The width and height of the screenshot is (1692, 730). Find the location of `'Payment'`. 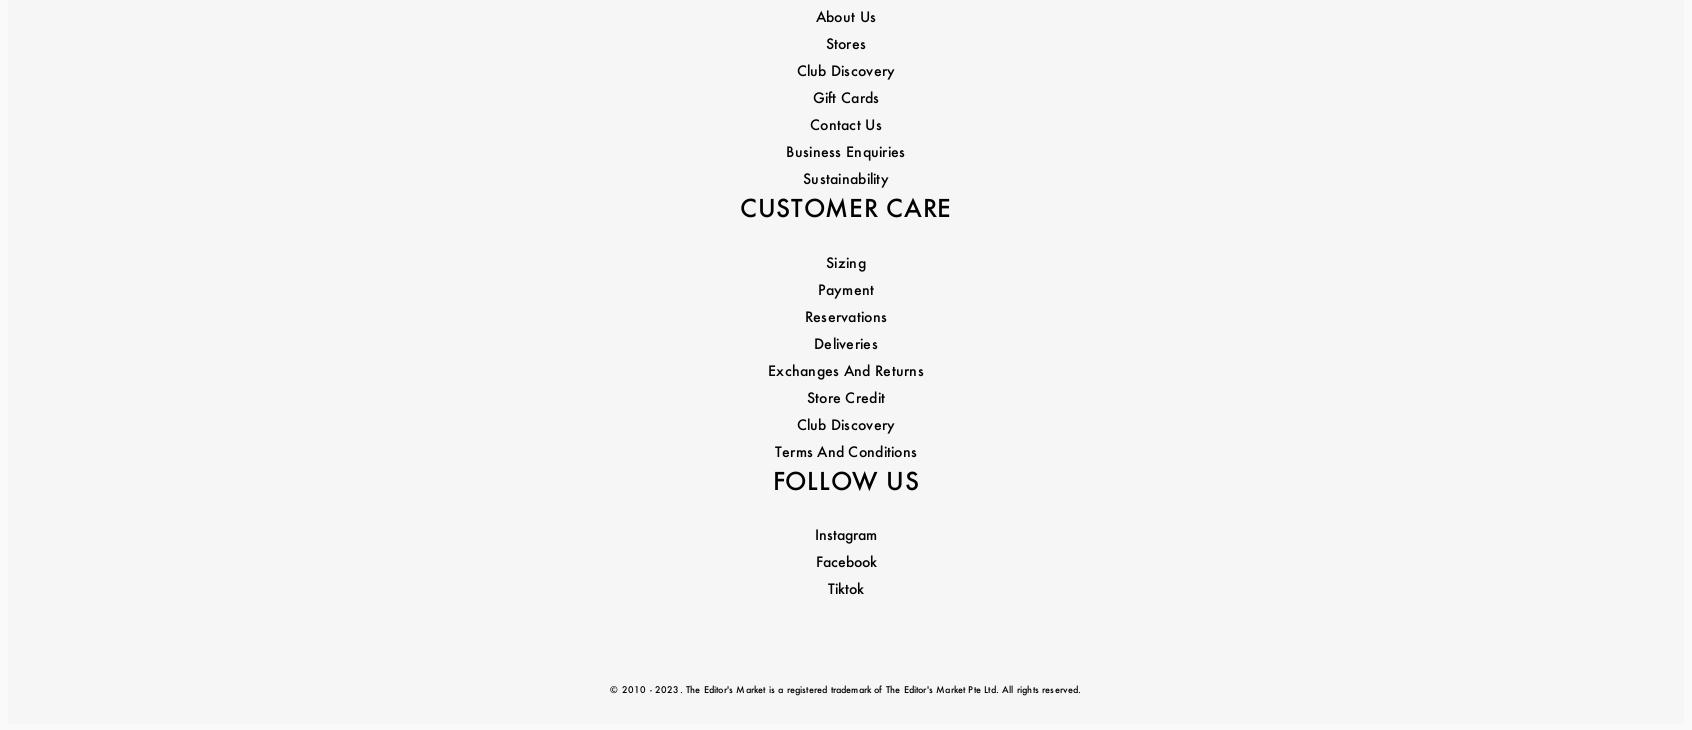

'Payment' is located at coordinates (845, 128).